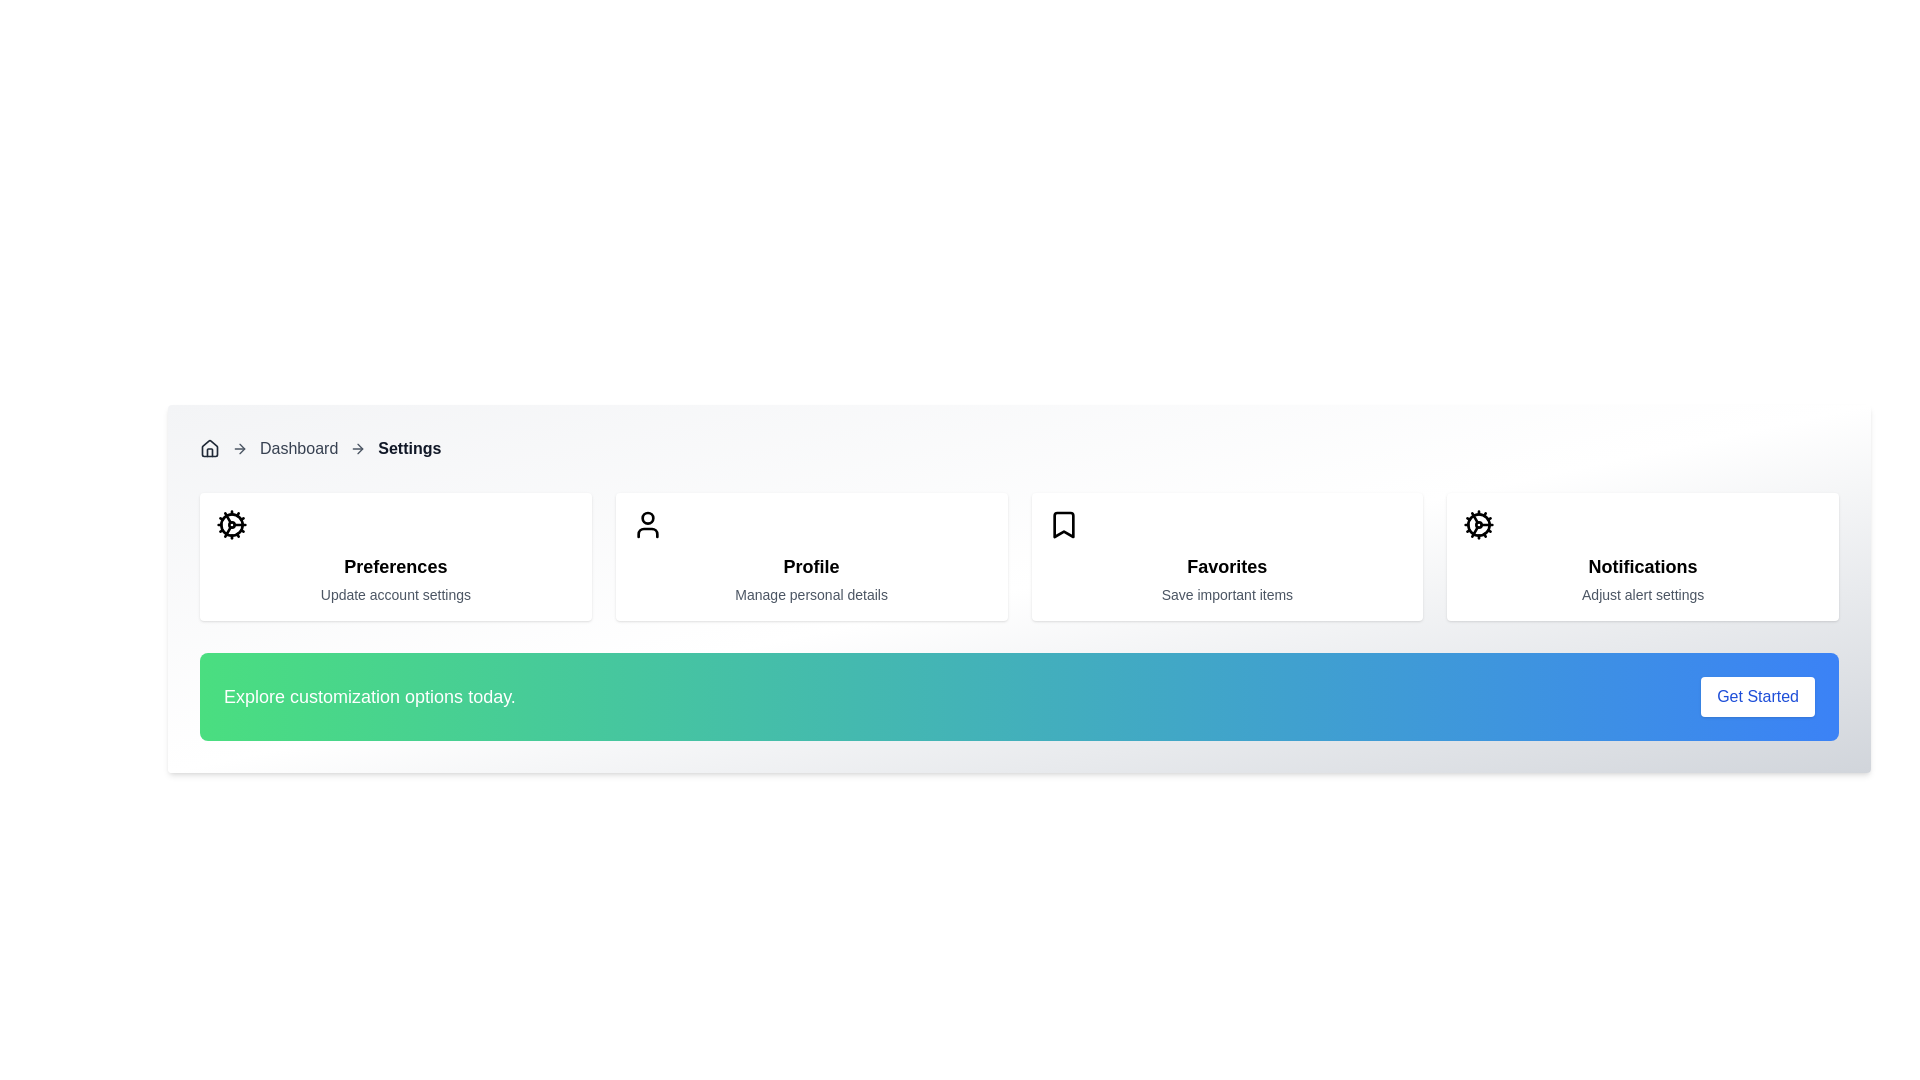 The width and height of the screenshot is (1920, 1080). I want to click on the text label that reads 'Explore customization options today.' which is styled with a medium font weight and large font size, displayed in white color against a gradient background from green to blue, so click(369, 696).